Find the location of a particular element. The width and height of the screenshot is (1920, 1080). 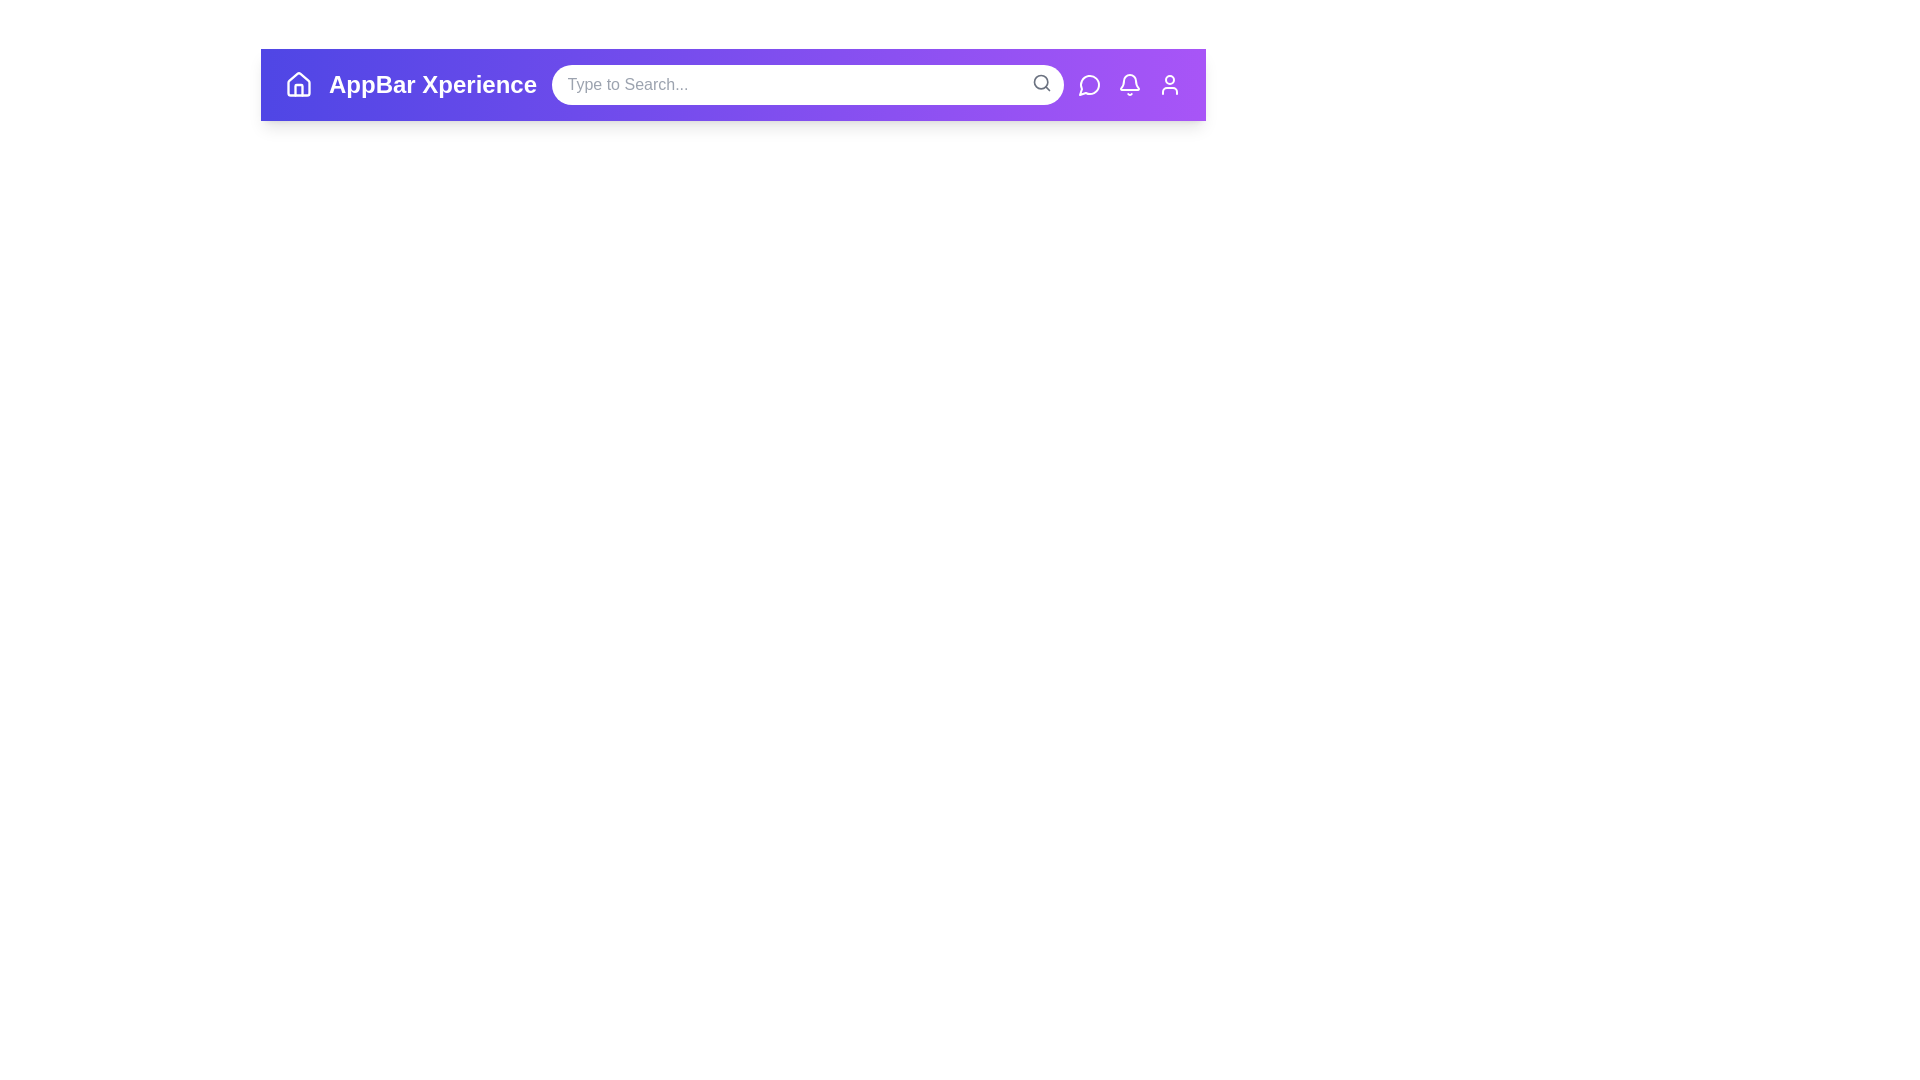

the messages icon in the app bar is located at coordinates (1088, 83).